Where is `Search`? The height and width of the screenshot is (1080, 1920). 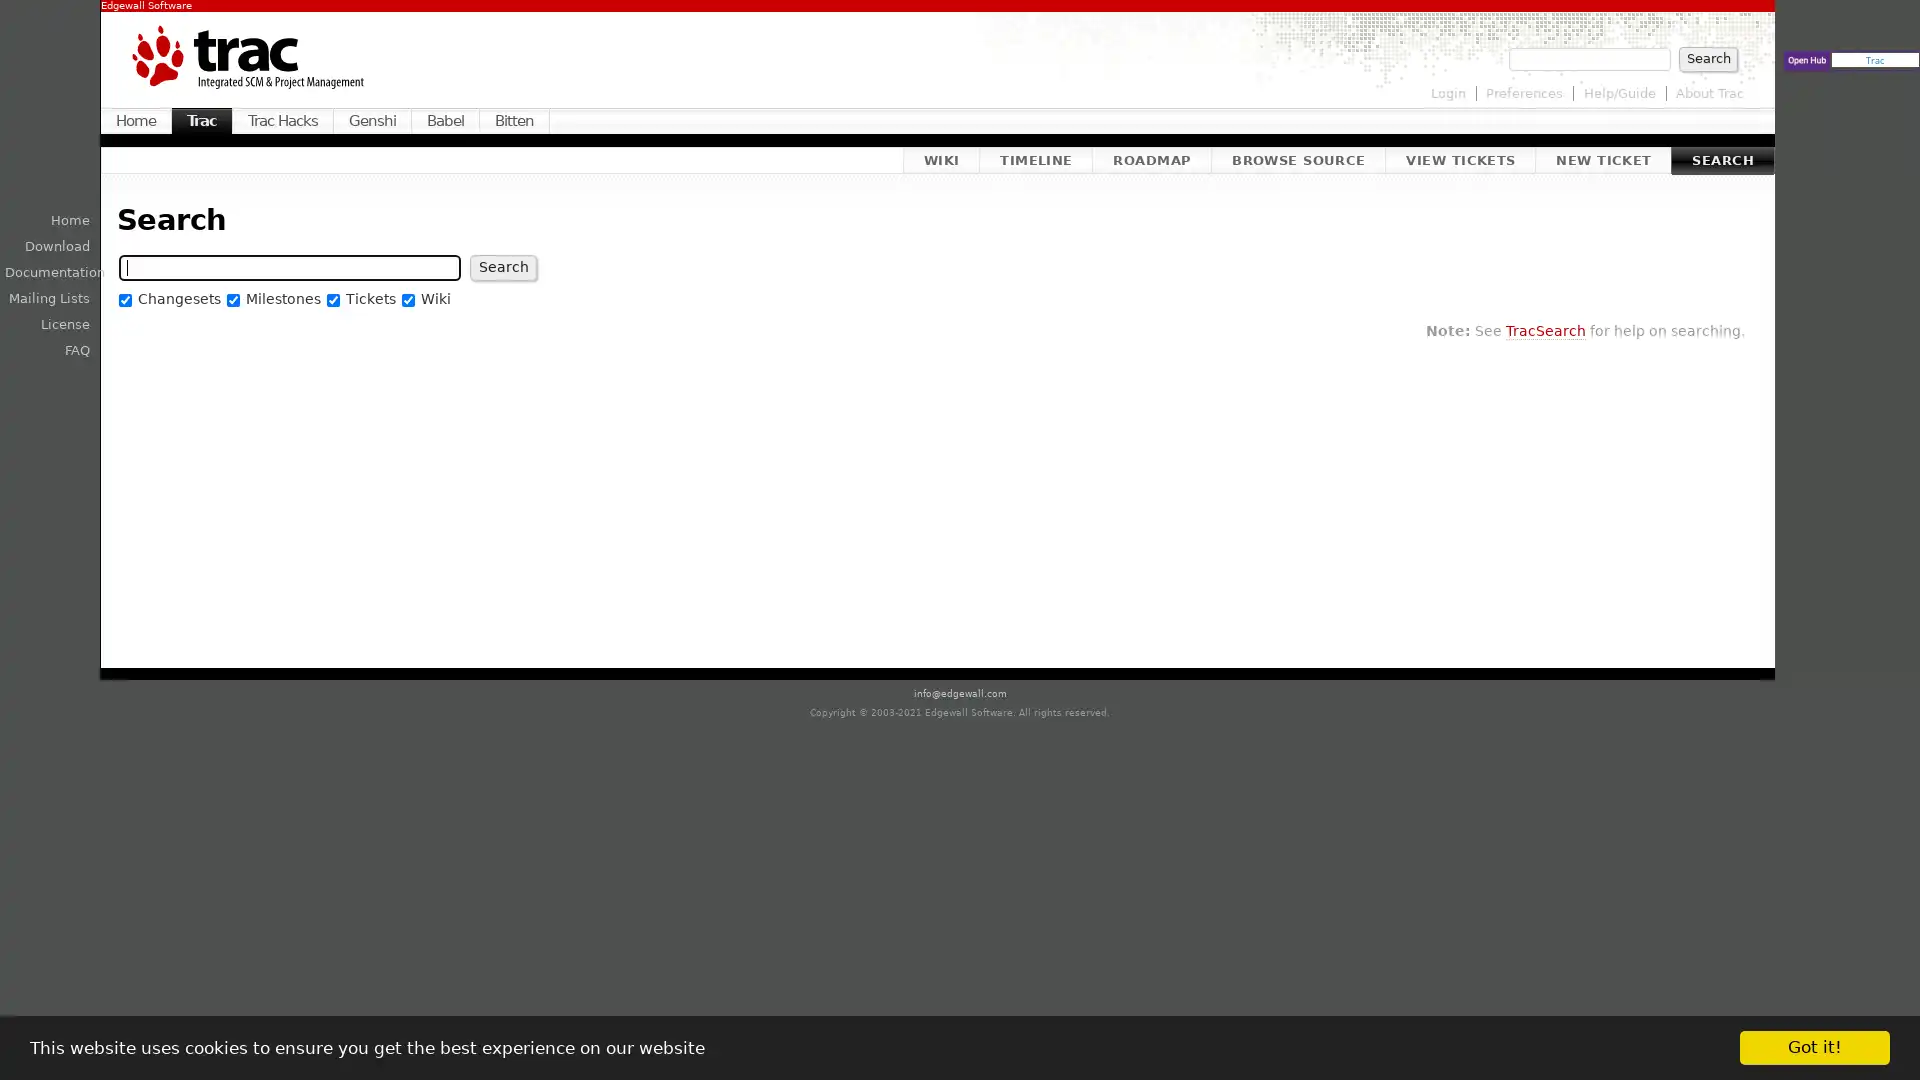
Search is located at coordinates (503, 266).